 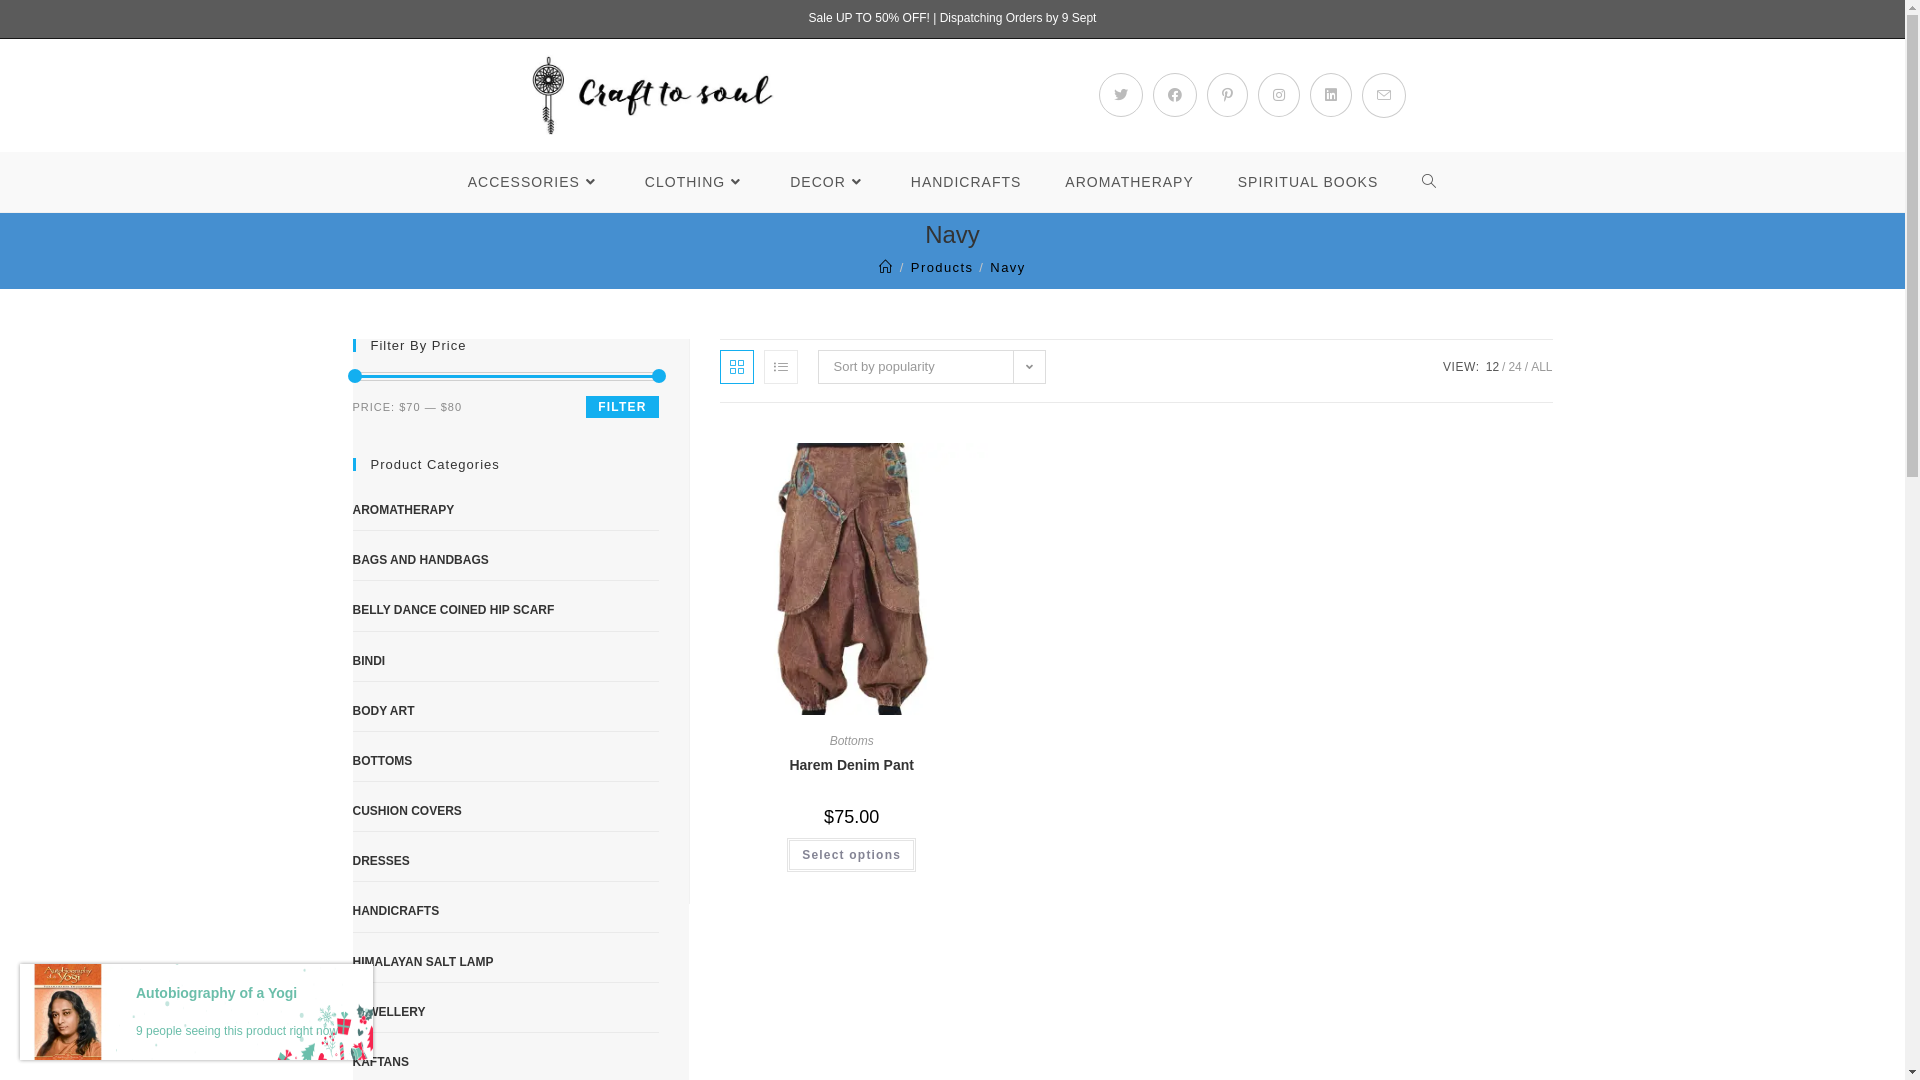 I want to click on 'DECOR', so click(x=767, y=181).